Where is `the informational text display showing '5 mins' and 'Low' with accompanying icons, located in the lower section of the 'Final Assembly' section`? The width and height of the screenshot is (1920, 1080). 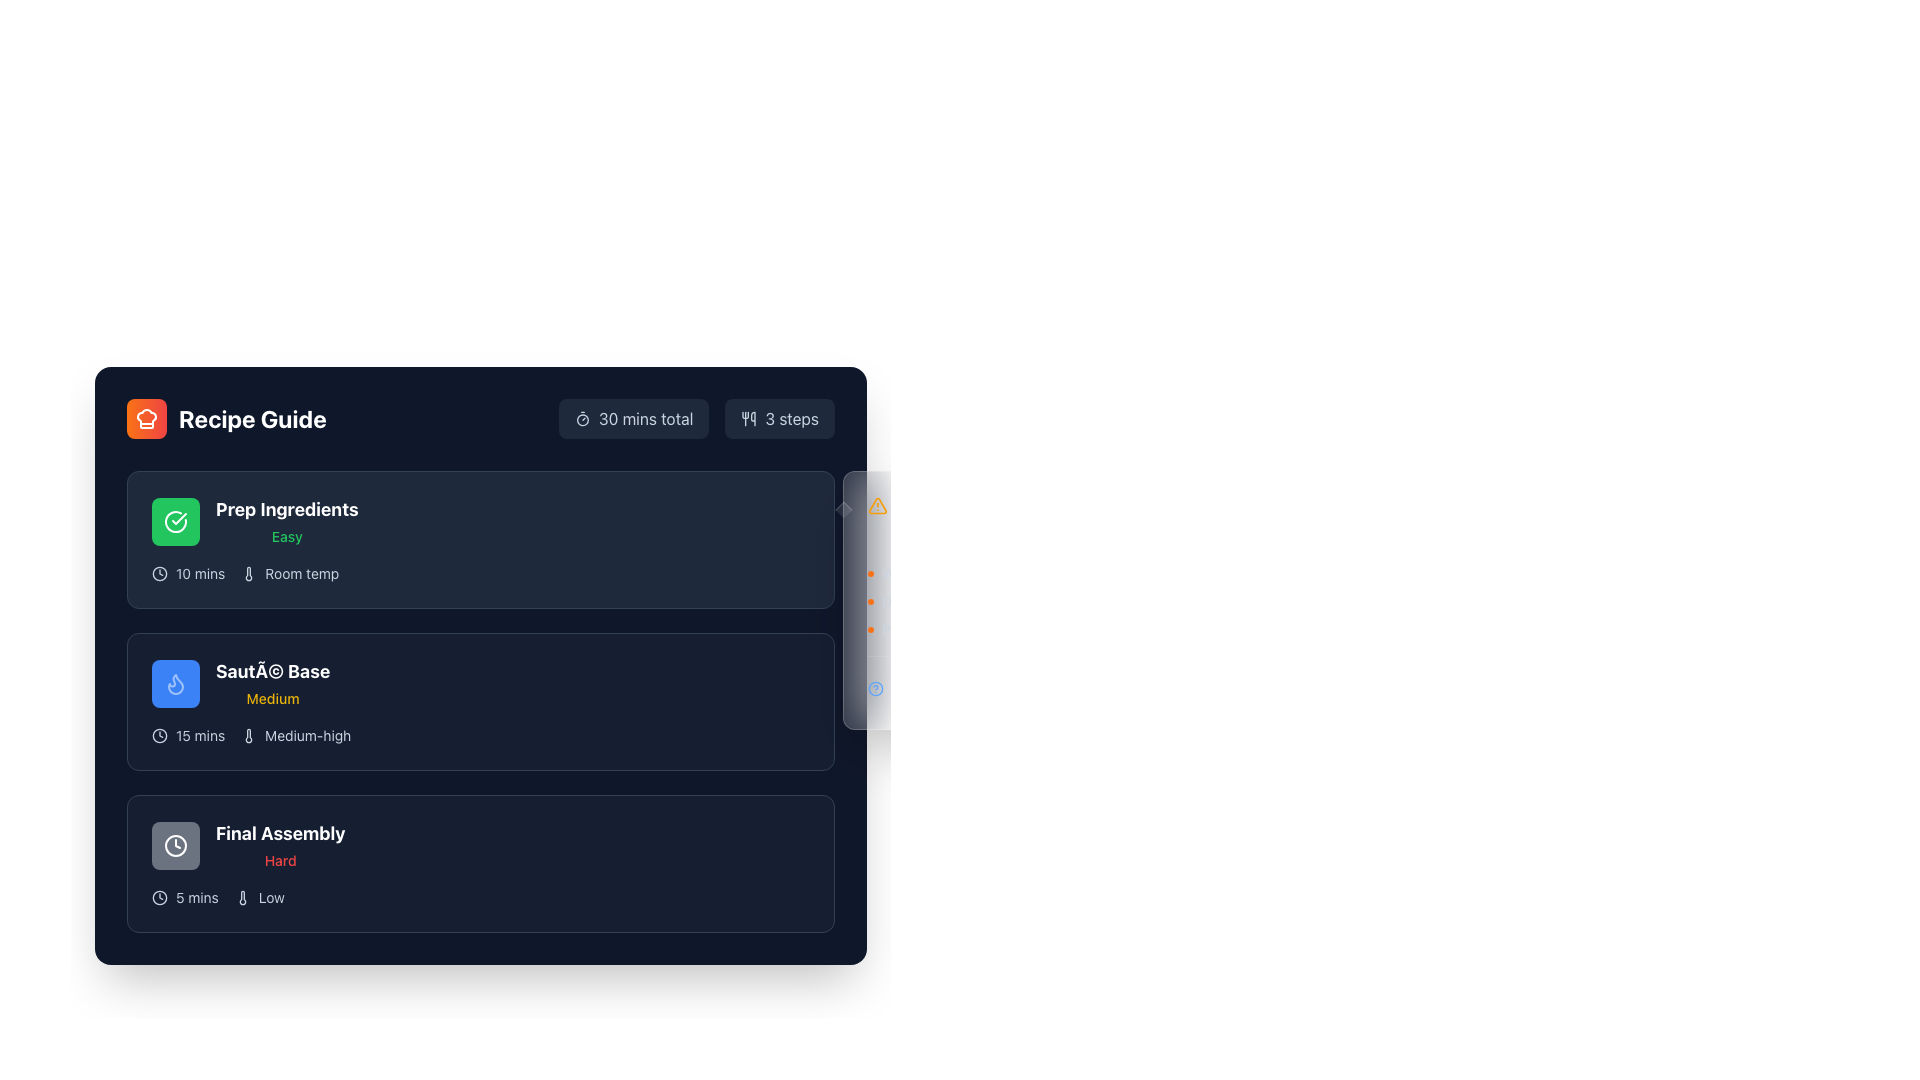
the informational text display showing '5 mins' and 'Low' with accompanying icons, located in the lower section of the 'Final Assembly' section is located at coordinates (480, 897).